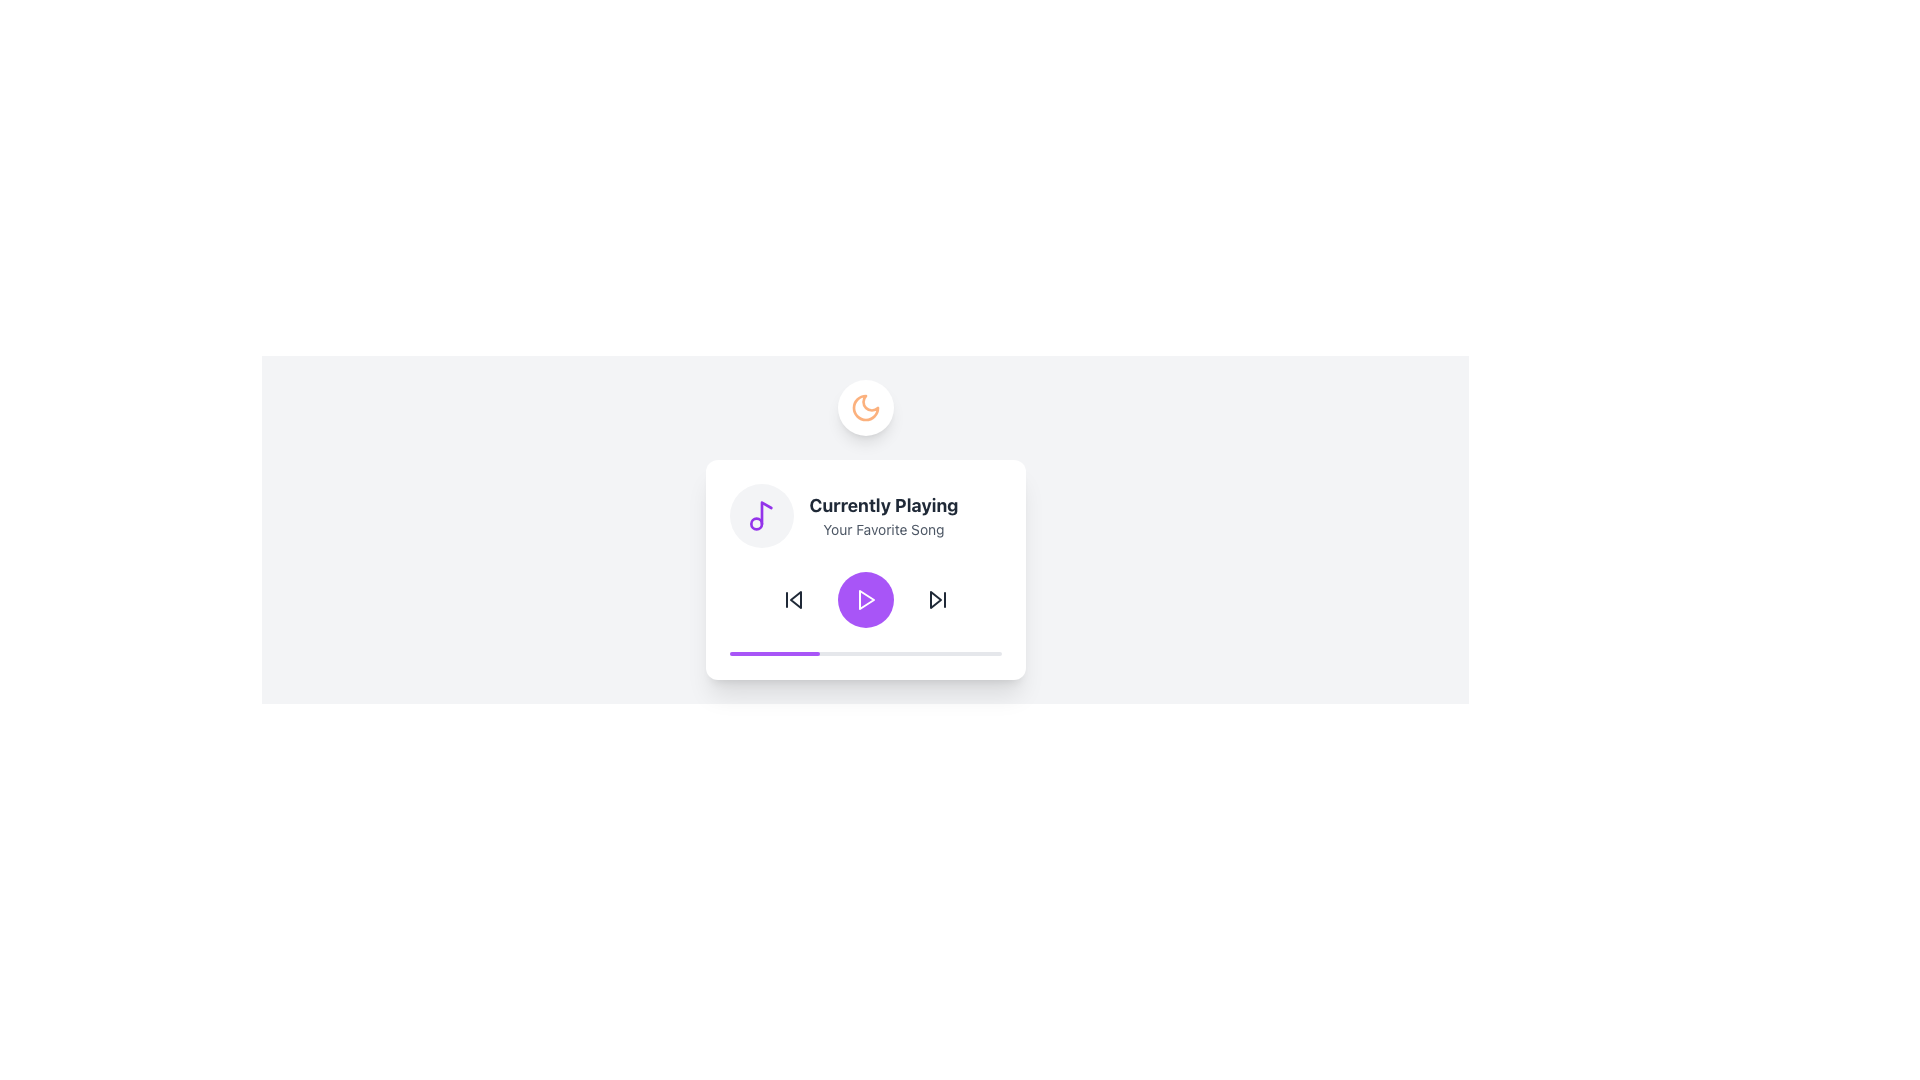  What do you see at coordinates (794, 599) in the screenshot?
I see `the backward skip control icon, which is represented by a left-pointing arrow located to the left of the Play button` at bounding box center [794, 599].